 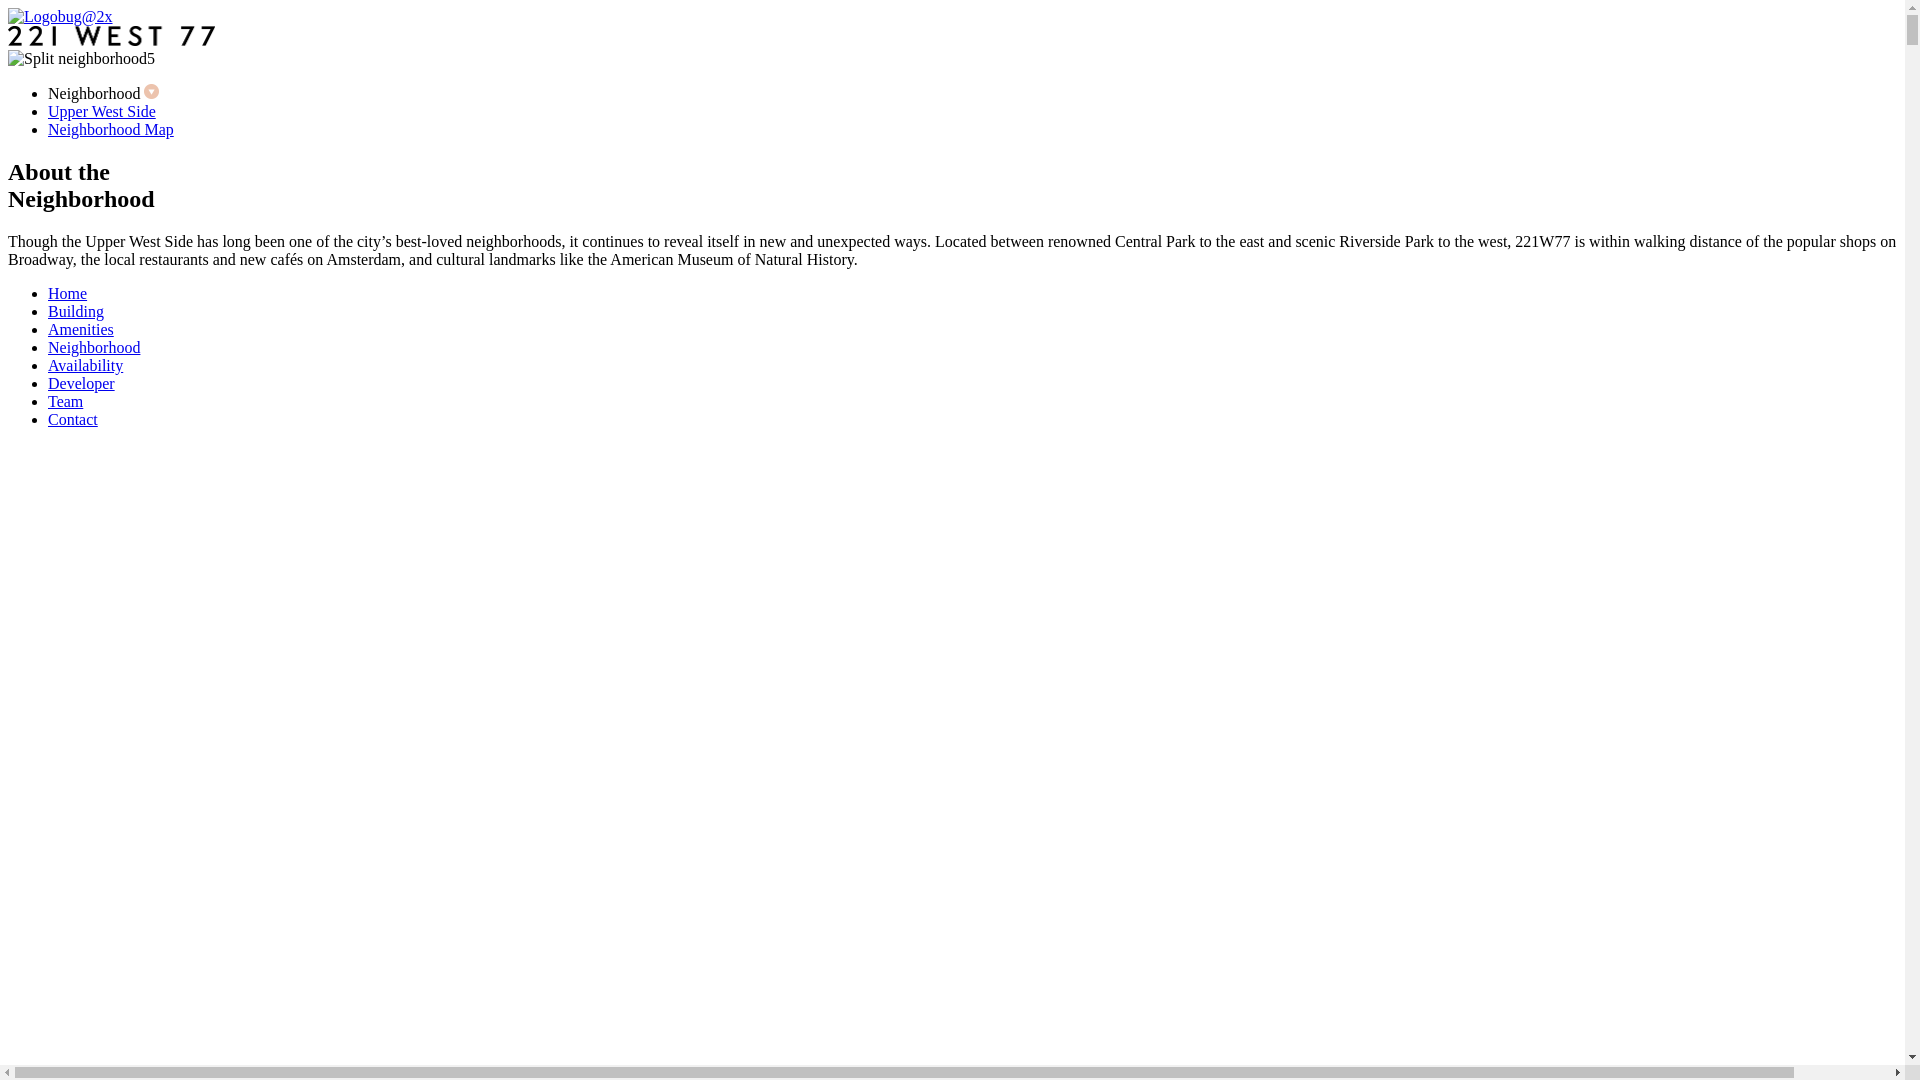 What do you see at coordinates (100, 111) in the screenshot?
I see `'Upper West Side'` at bounding box center [100, 111].